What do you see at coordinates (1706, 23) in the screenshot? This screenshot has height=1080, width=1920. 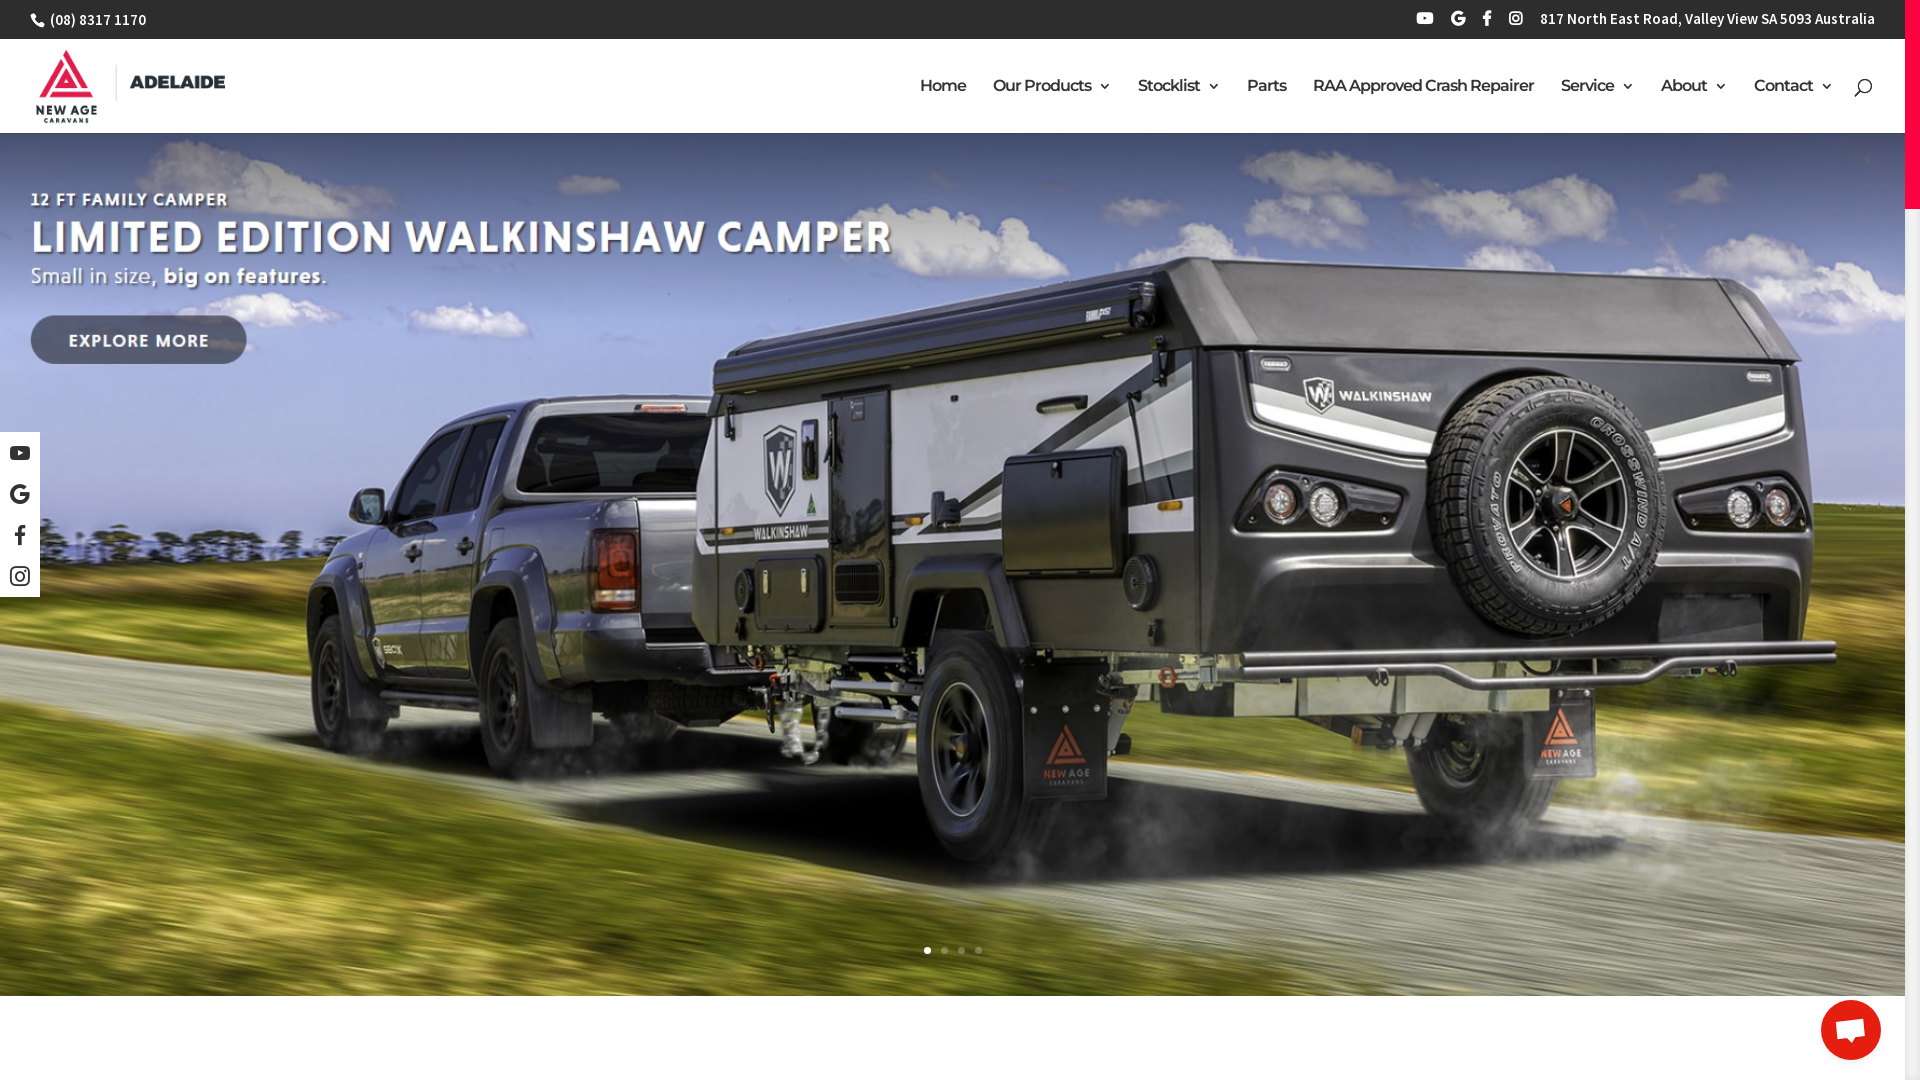 I see `'817 North East Road, Valley View SA 5093 Australia'` at bounding box center [1706, 23].